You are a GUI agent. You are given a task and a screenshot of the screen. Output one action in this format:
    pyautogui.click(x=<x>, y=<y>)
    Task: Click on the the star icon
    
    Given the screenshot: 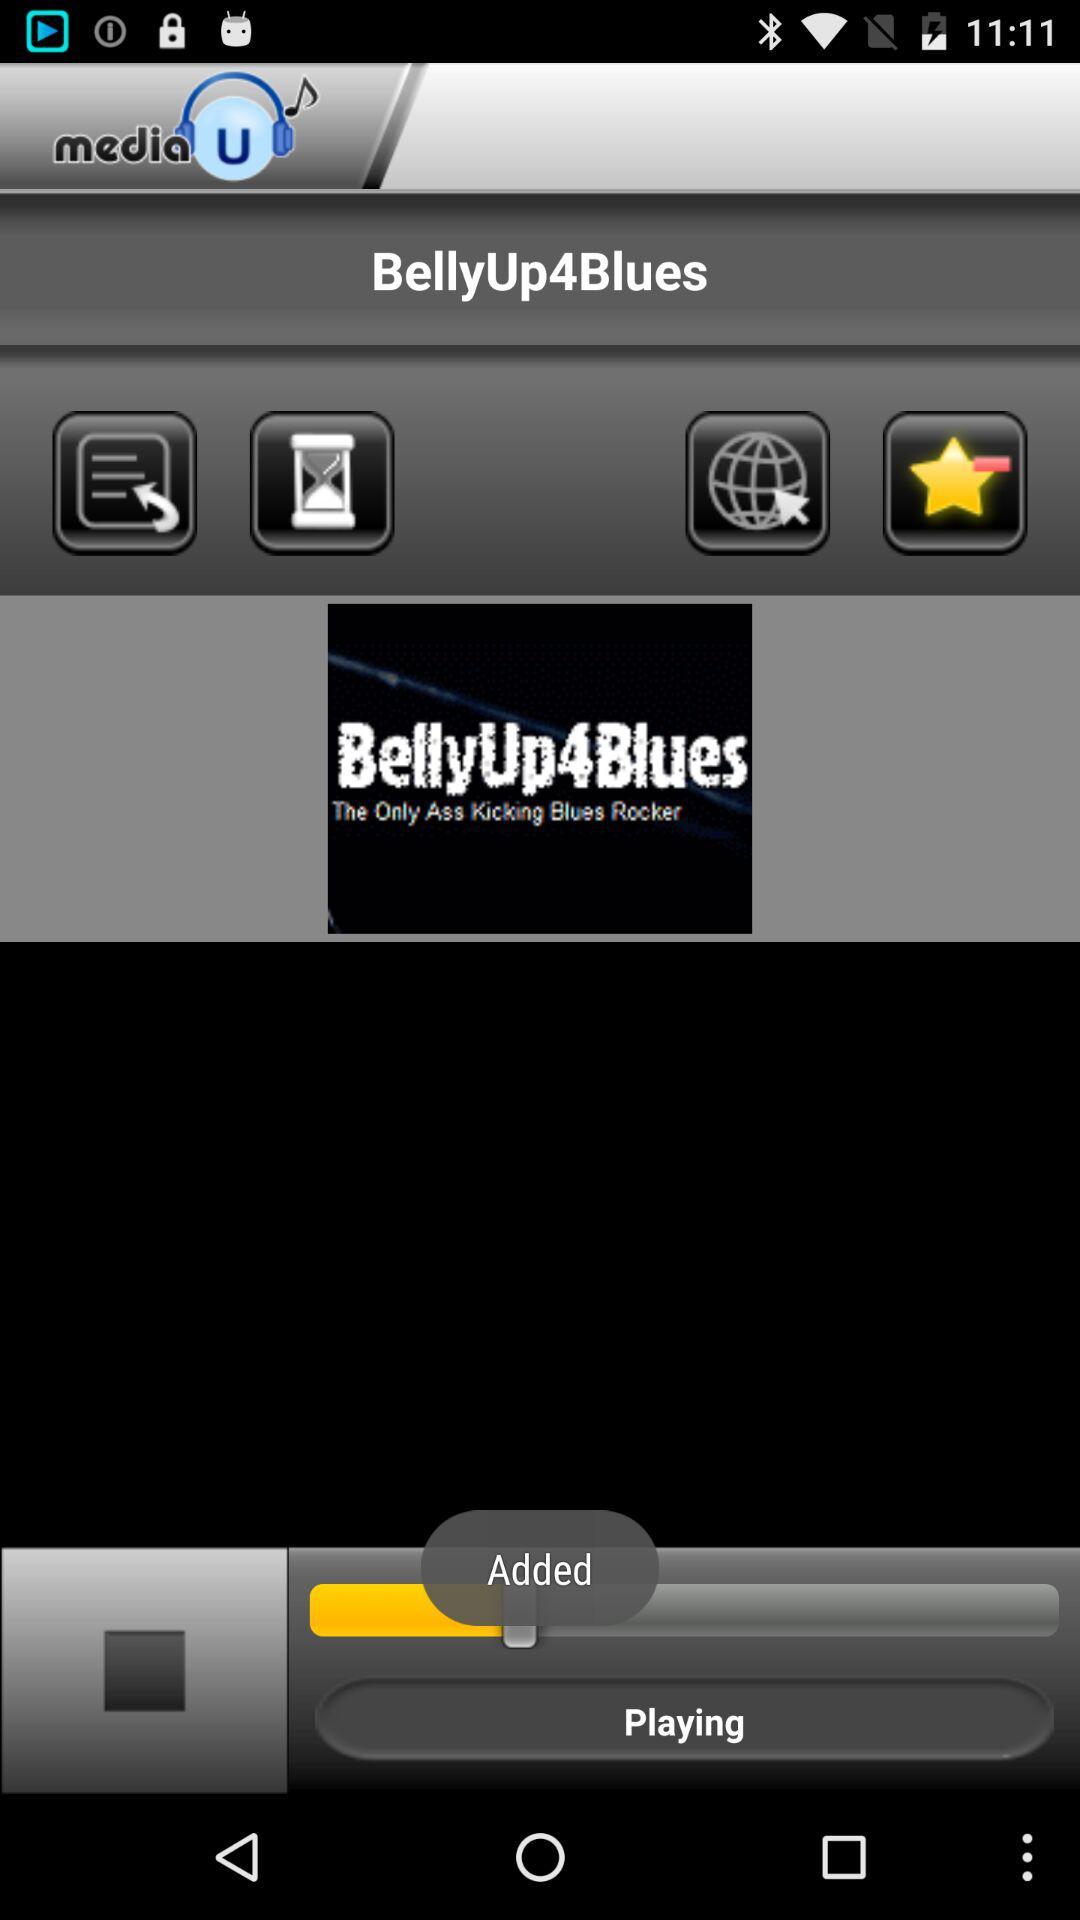 What is the action you would take?
    pyautogui.click(x=954, y=517)
    